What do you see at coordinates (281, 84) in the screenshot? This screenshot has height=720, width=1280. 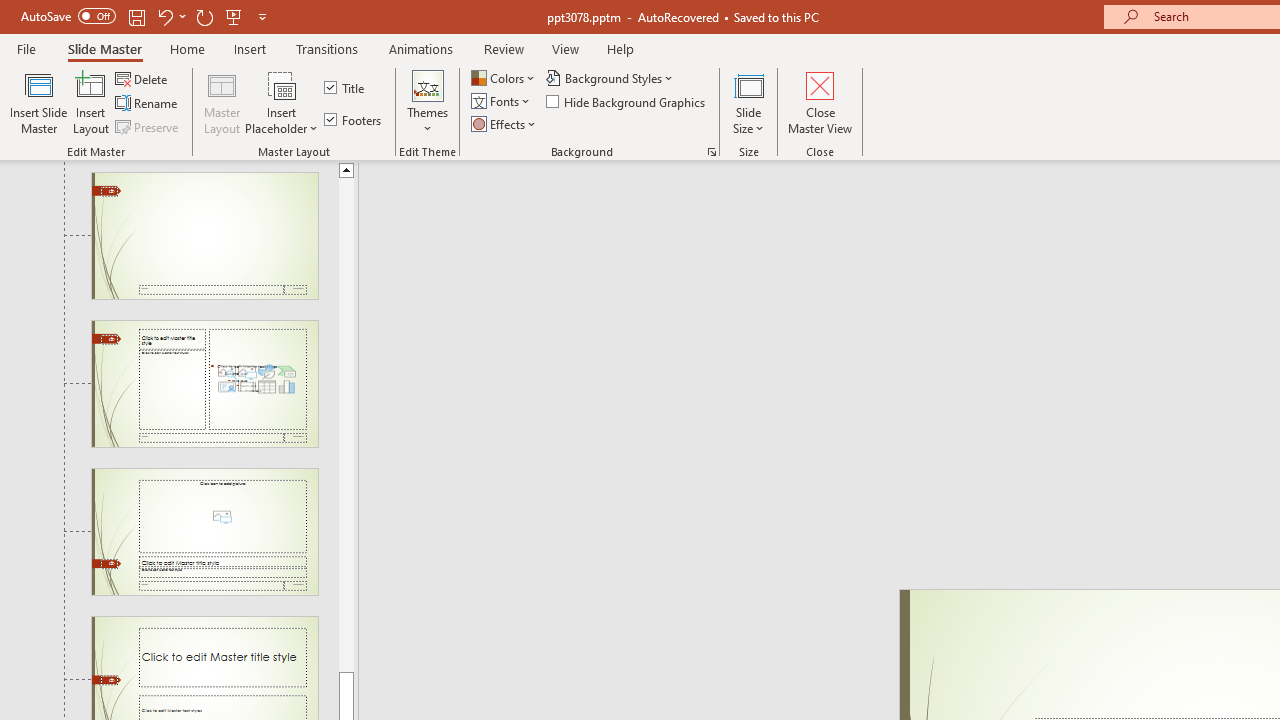 I see `'Content'` at bounding box center [281, 84].